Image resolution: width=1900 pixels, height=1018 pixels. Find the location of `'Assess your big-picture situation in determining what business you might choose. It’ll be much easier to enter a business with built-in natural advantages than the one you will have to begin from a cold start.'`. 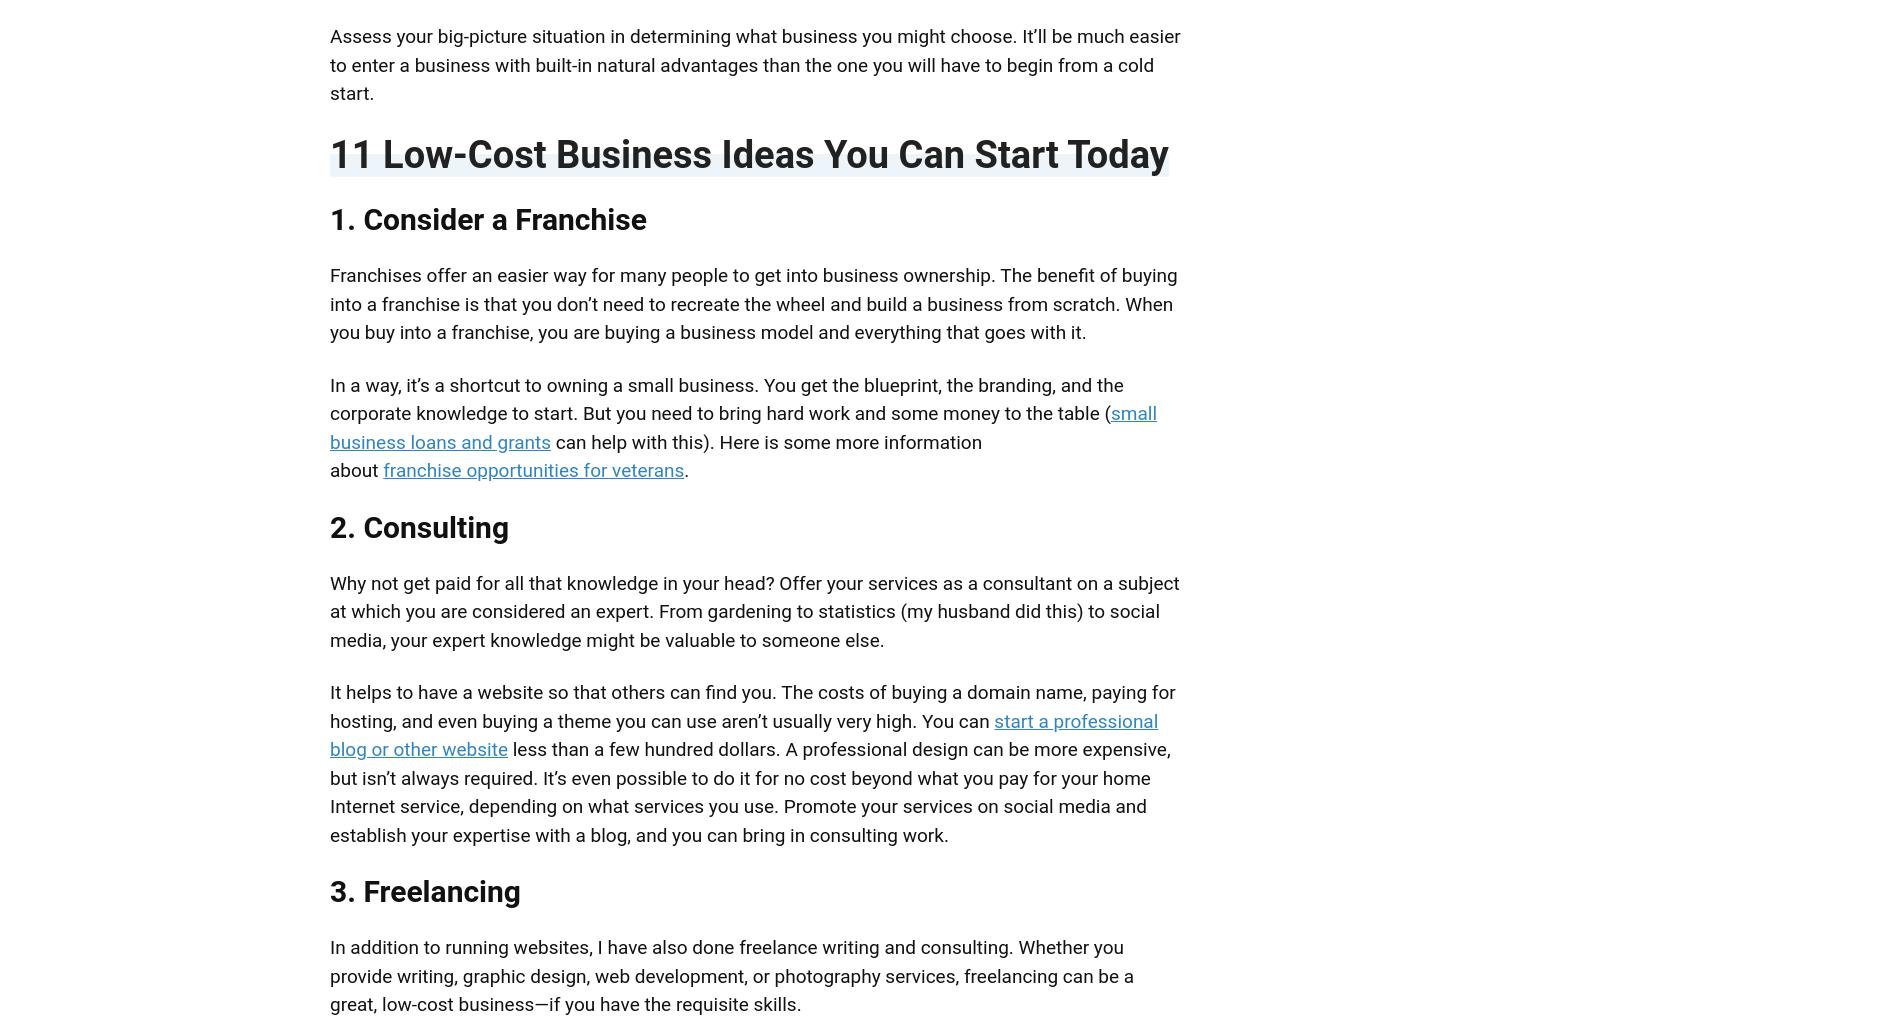

'Assess your big-picture situation in determining what business you might choose. It’ll be much easier to enter a business with built-in natural advantages than the one you will have to begin from a cold start.' is located at coordinates (754, 65).